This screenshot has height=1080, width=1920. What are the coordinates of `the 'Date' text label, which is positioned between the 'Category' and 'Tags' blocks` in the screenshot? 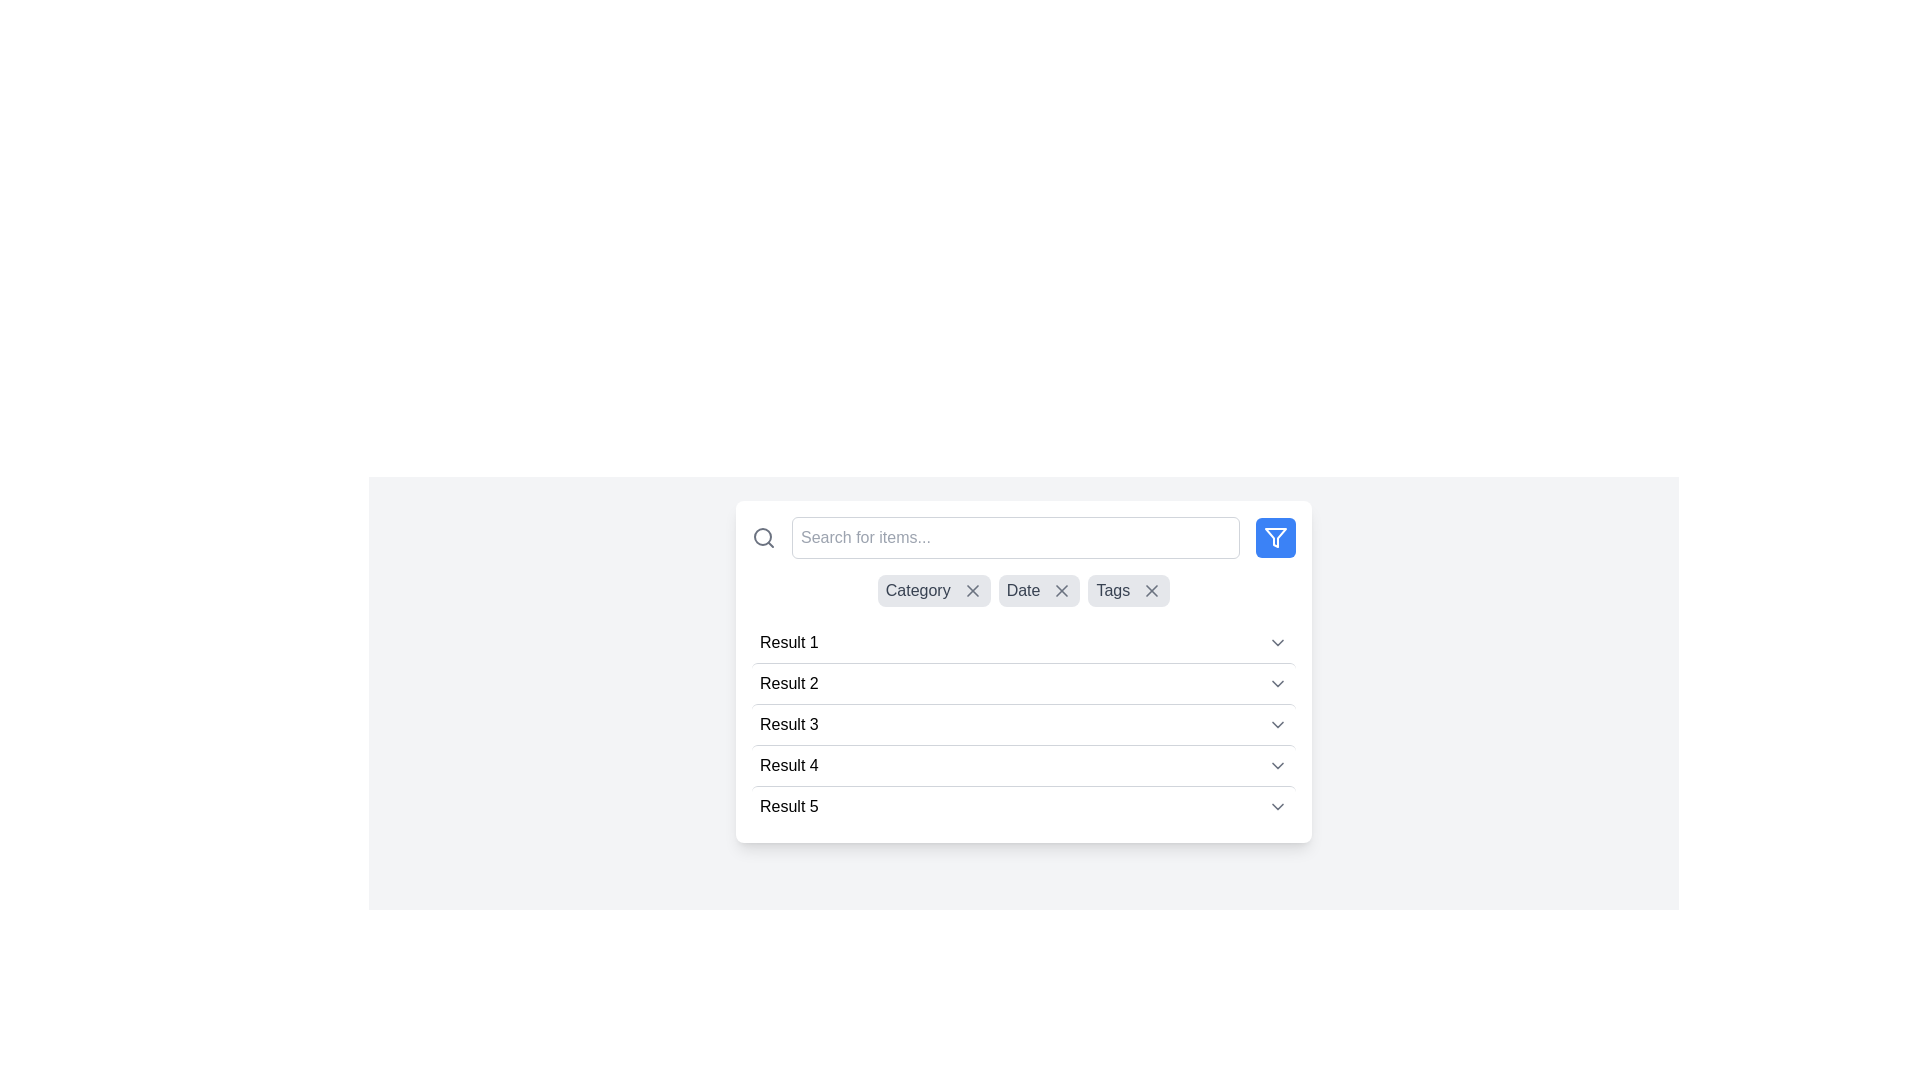 It's located at (1023, 589).